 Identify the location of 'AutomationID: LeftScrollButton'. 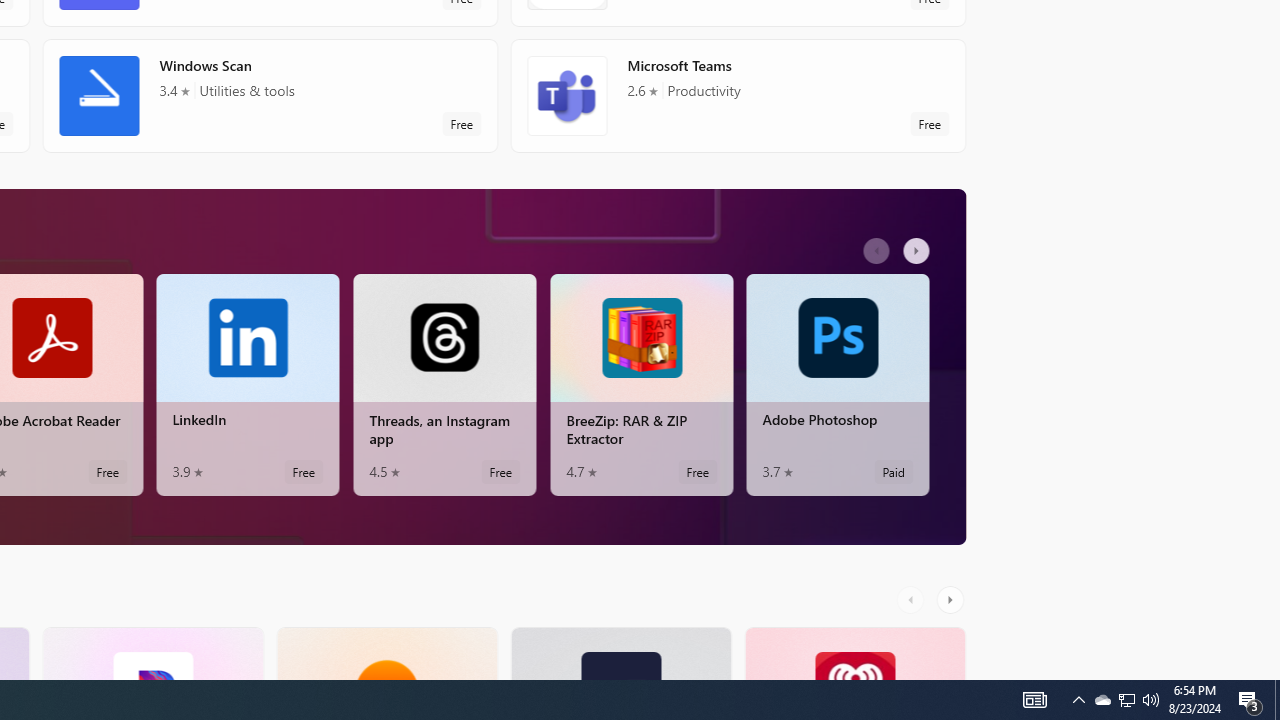
(912, 598).